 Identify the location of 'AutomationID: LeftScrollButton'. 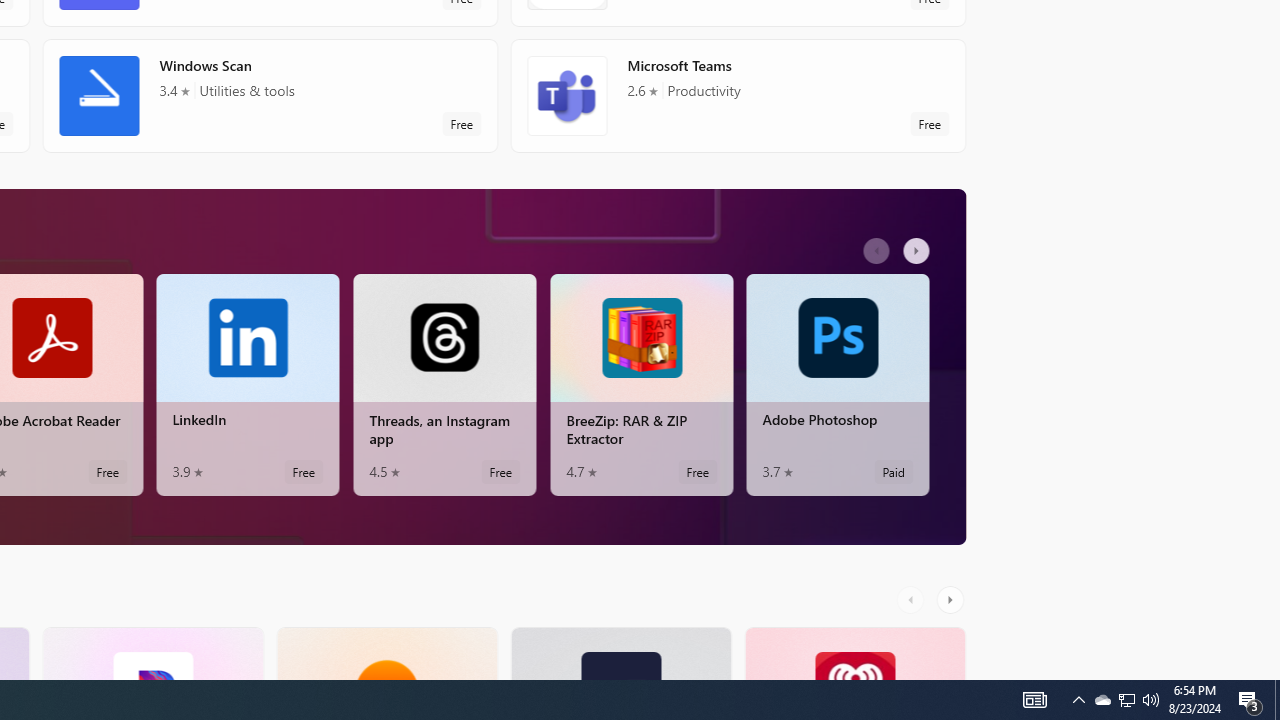
(912, 598).